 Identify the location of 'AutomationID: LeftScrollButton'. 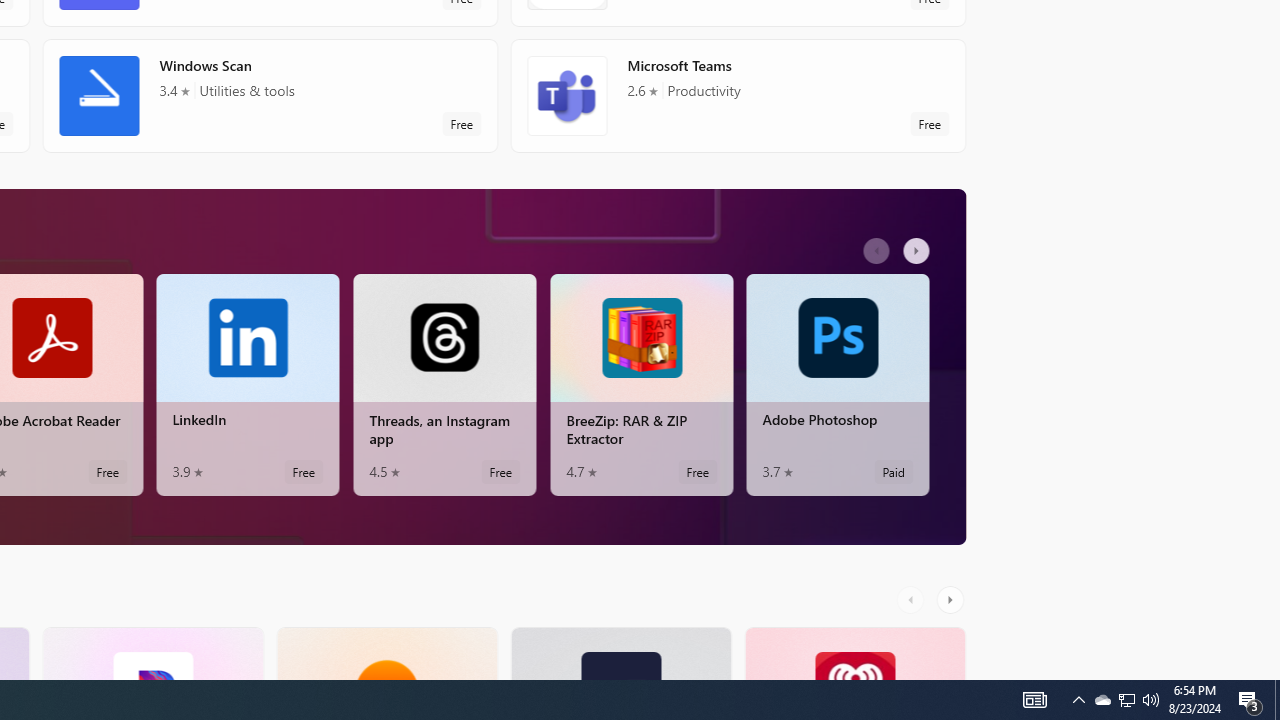
(912, 598).